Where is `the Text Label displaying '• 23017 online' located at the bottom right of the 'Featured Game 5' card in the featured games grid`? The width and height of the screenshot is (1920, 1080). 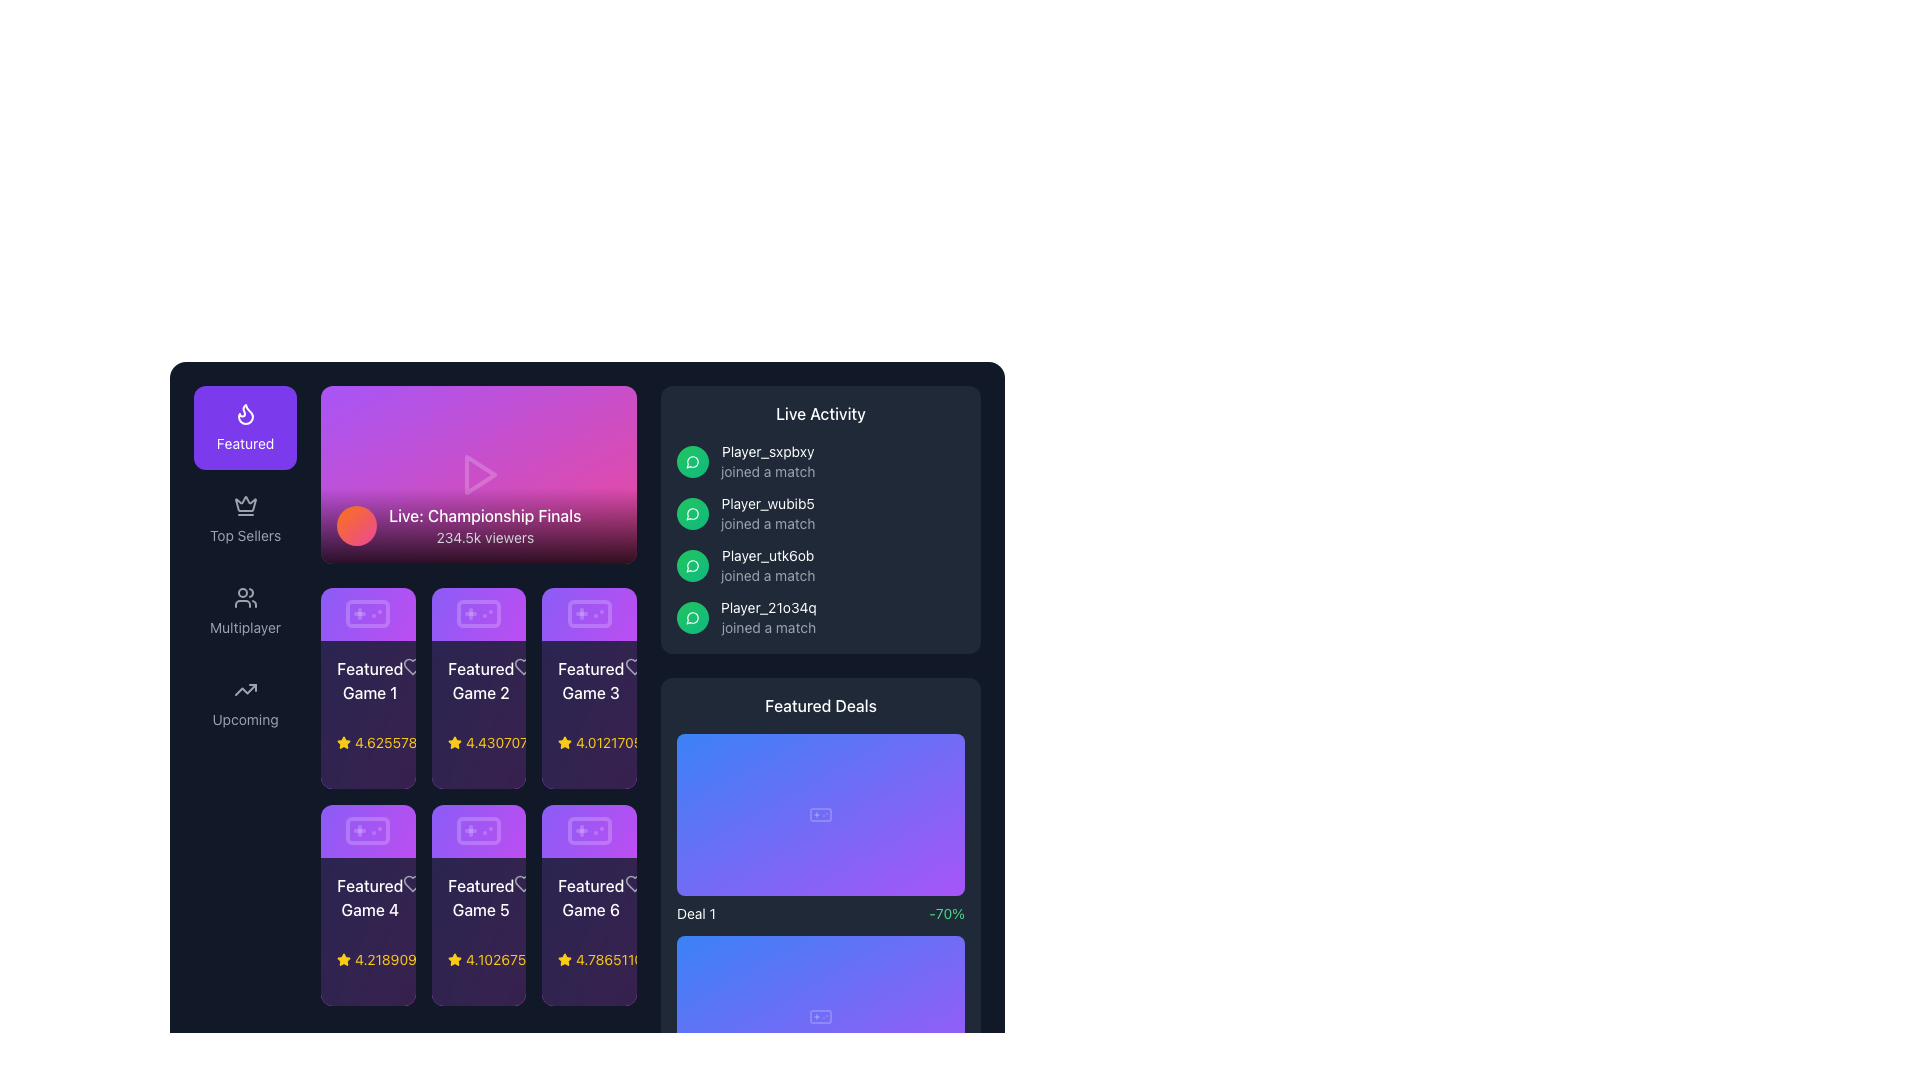 the Text Label displaying '• 23017 online' located at the bottom right of the 'Featured Game 5' card in the featured games grid is located at coordinates (513, 959).